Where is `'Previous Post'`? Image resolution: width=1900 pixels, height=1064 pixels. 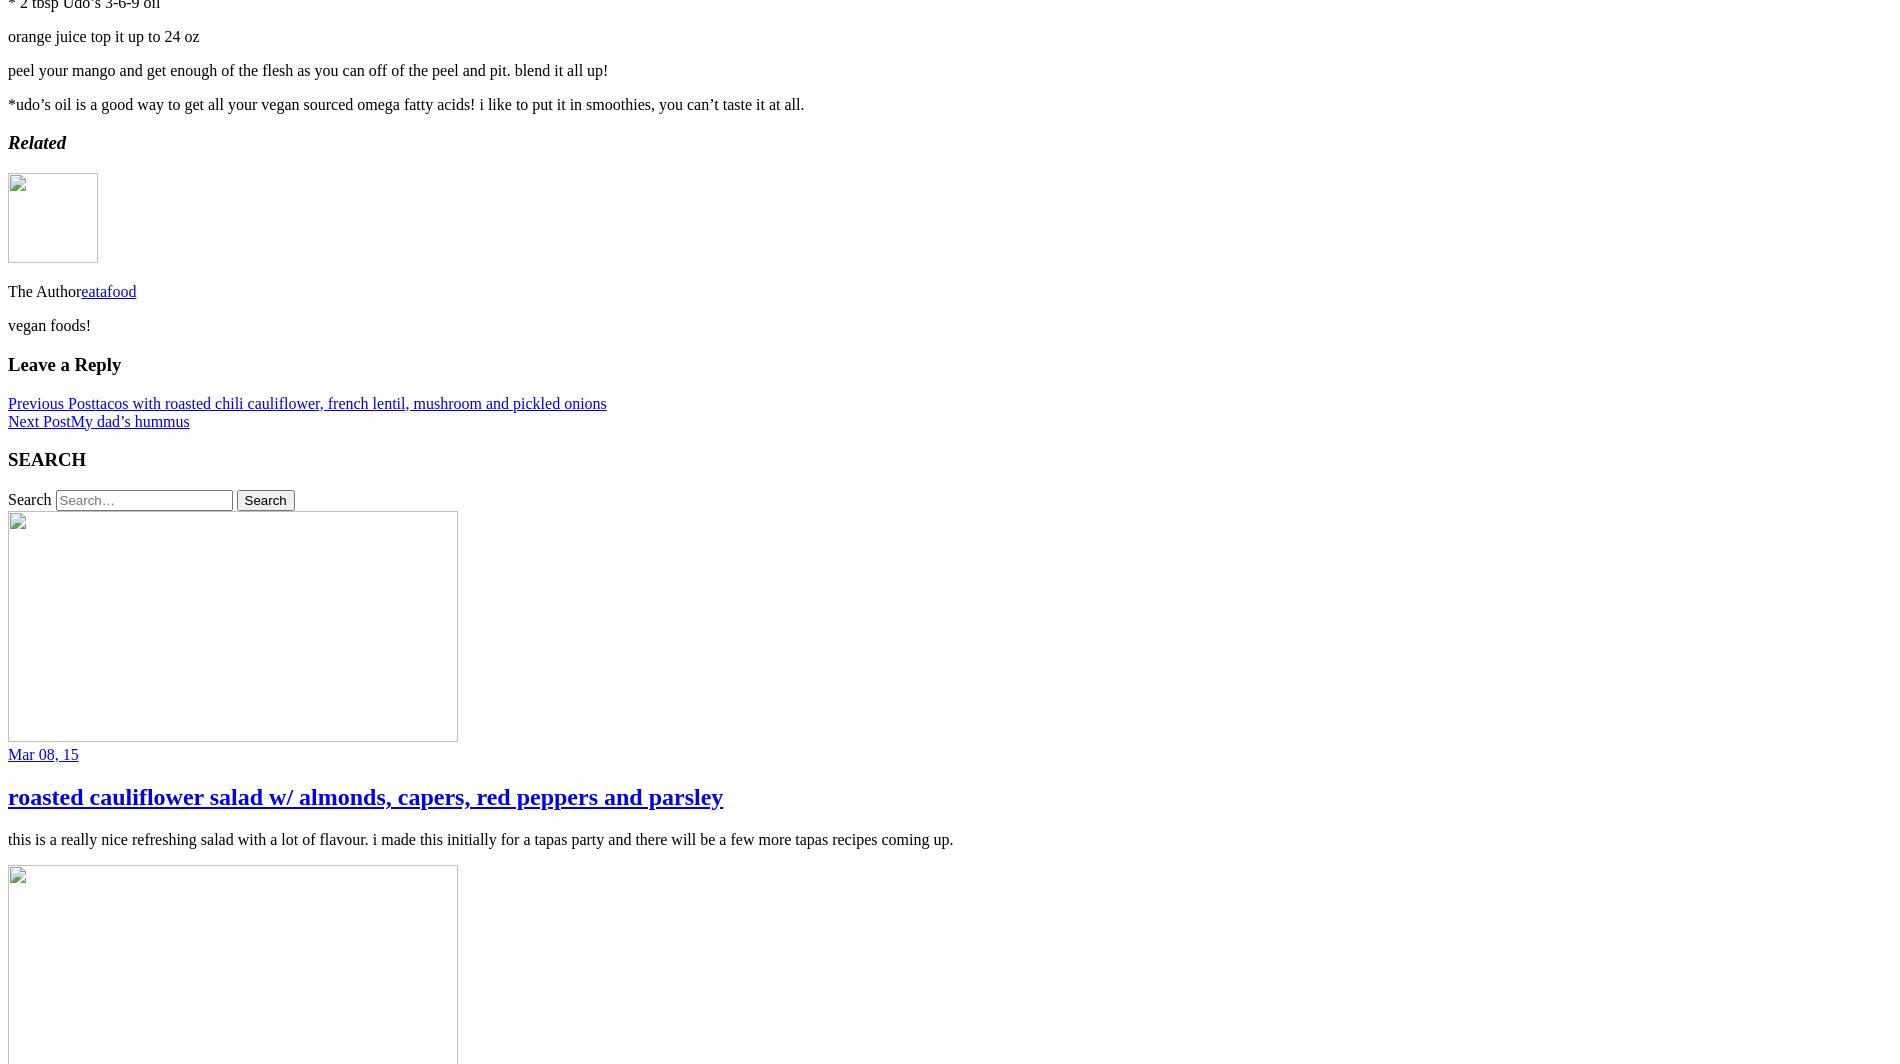
'Previous Post' is located at coordinates (7, 402).